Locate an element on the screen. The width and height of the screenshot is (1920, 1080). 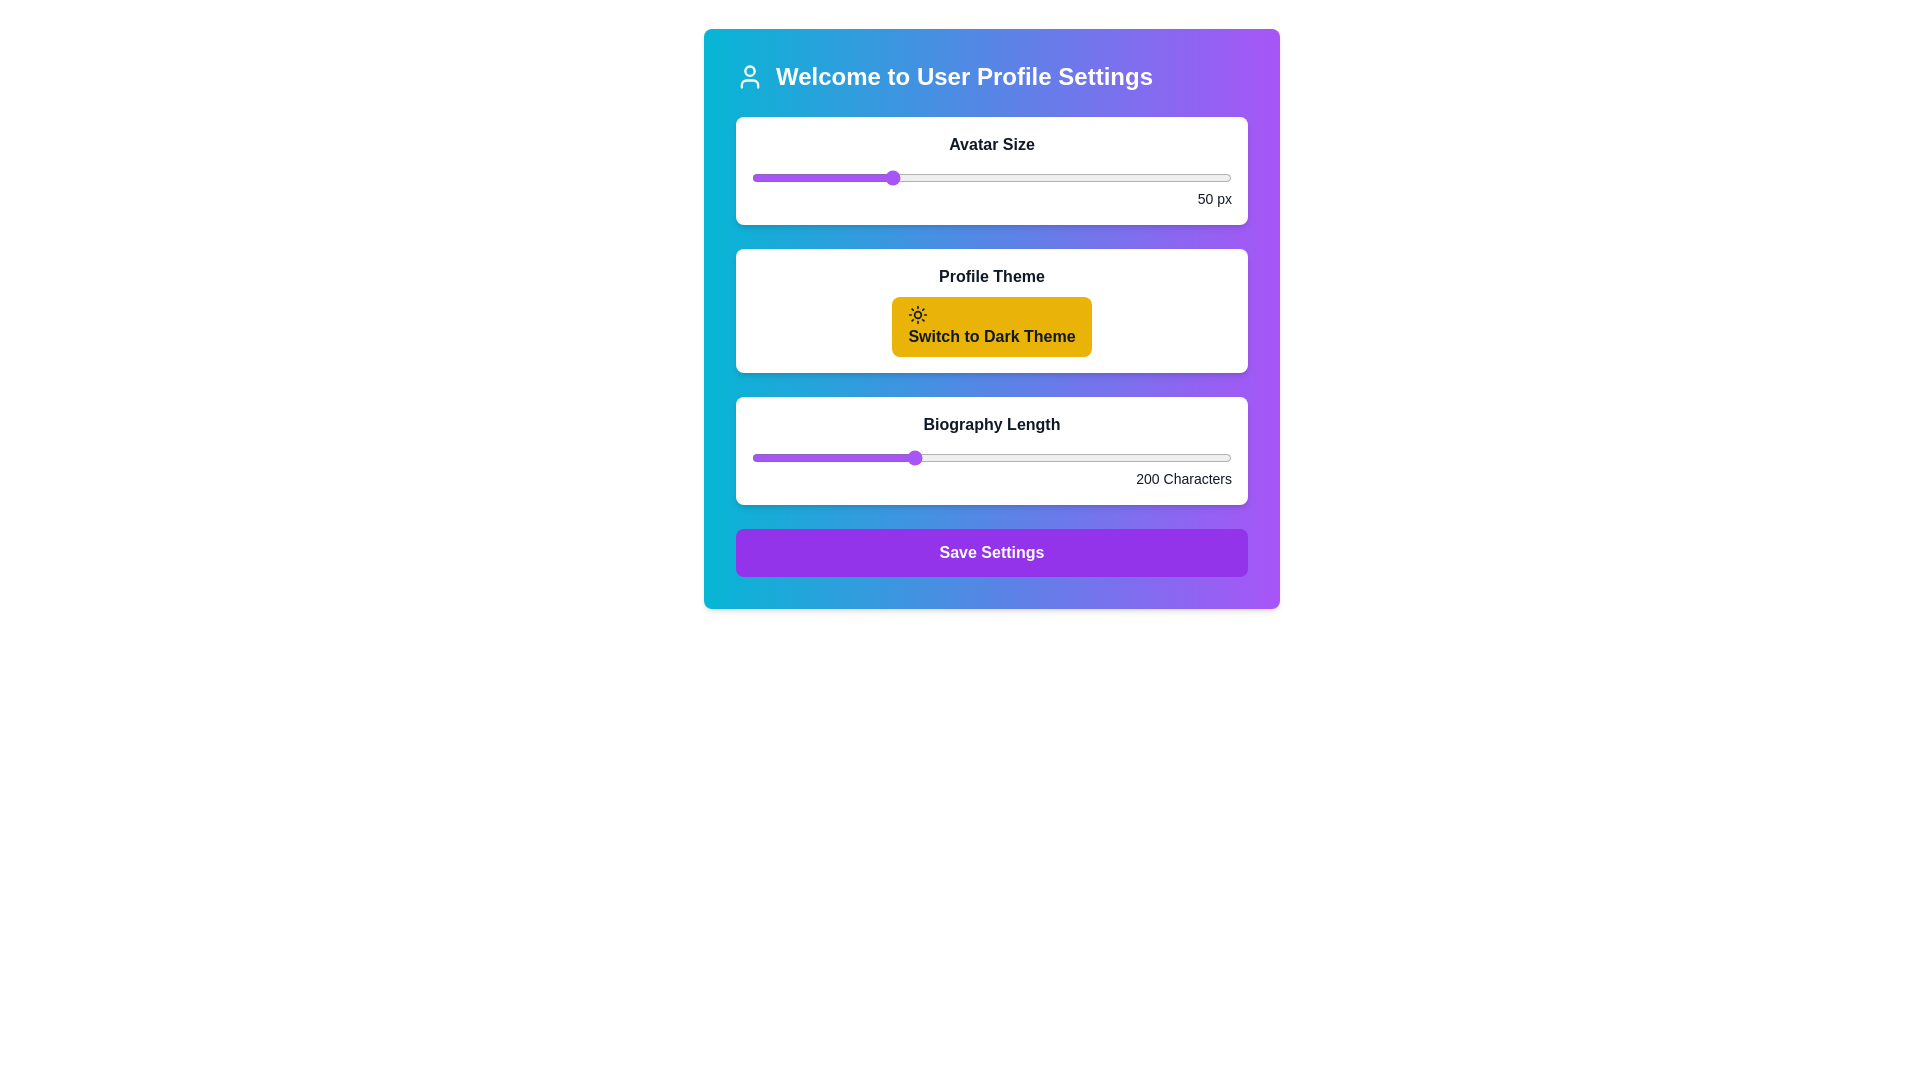
the slider is located at coordinates (895, 176).